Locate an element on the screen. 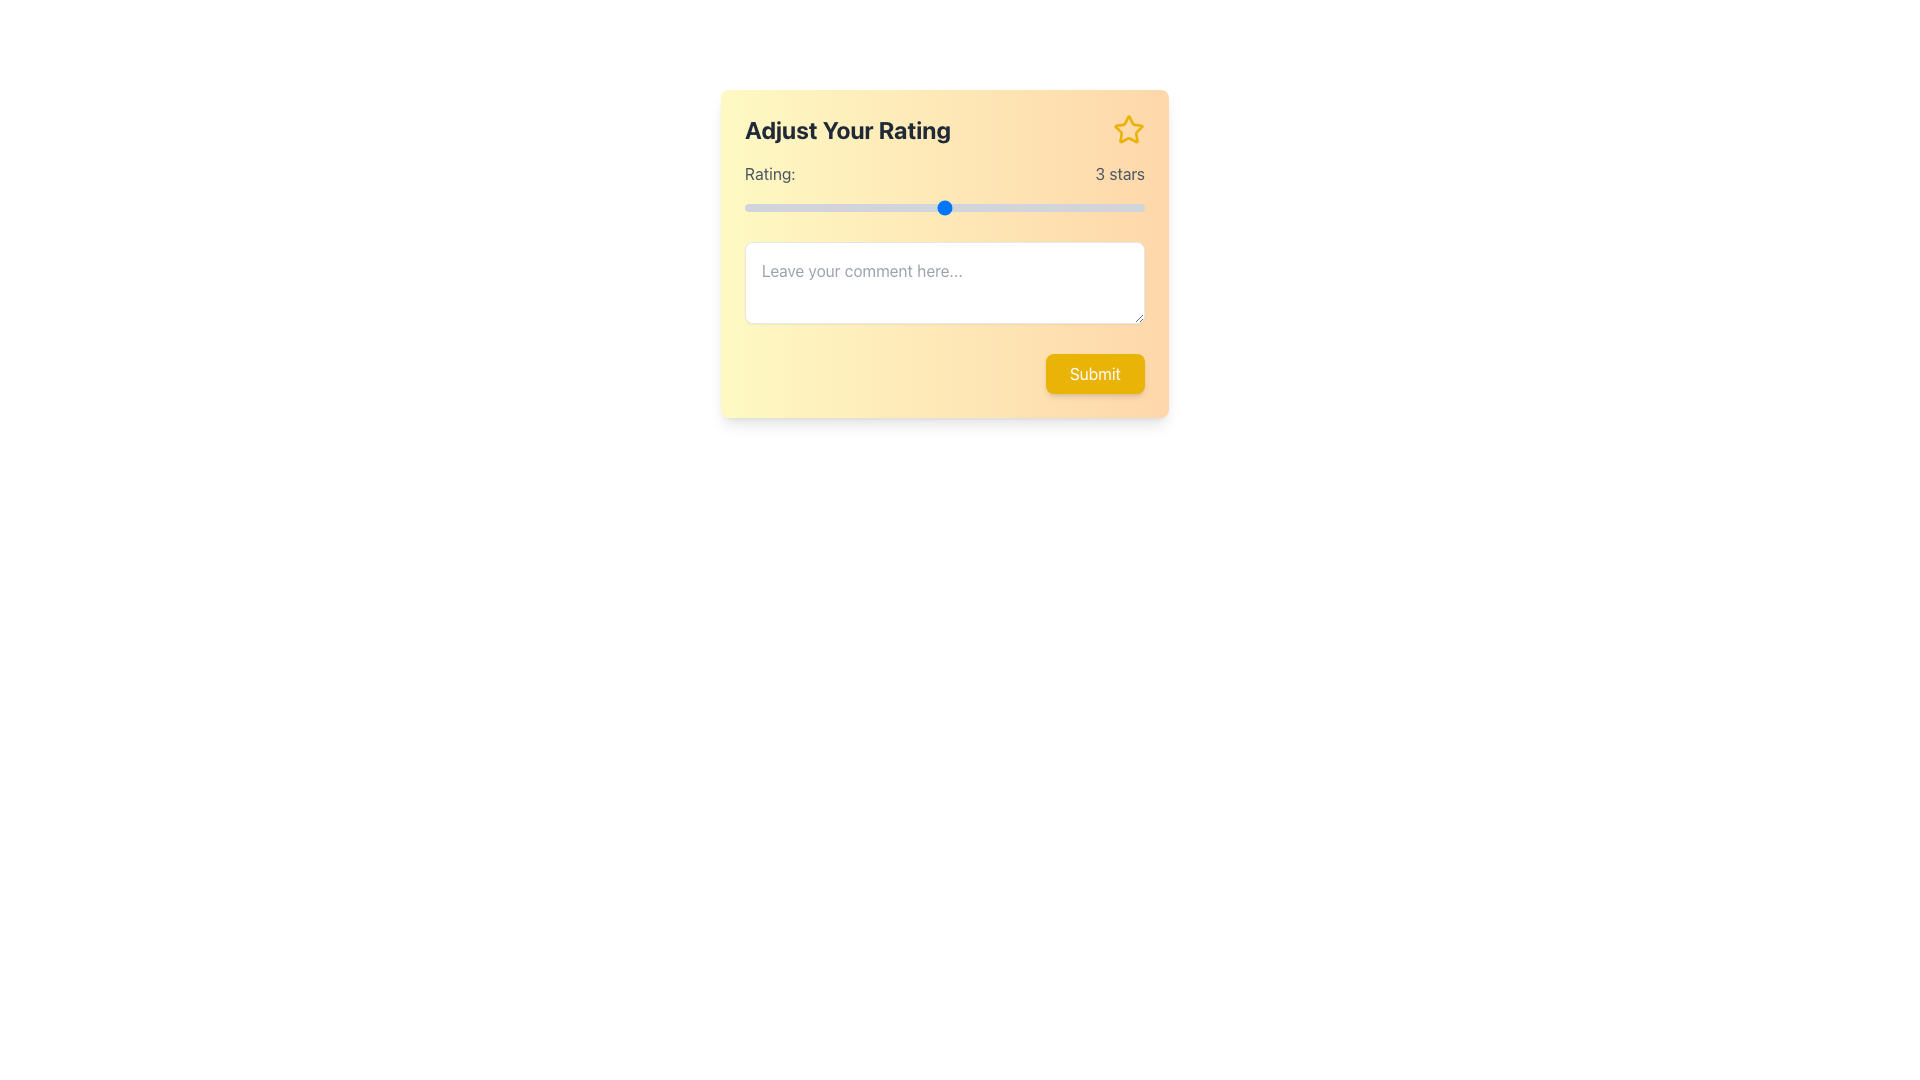 This screenshot has width=1920, height=1080. the slider is located at coordinates (743, 208).